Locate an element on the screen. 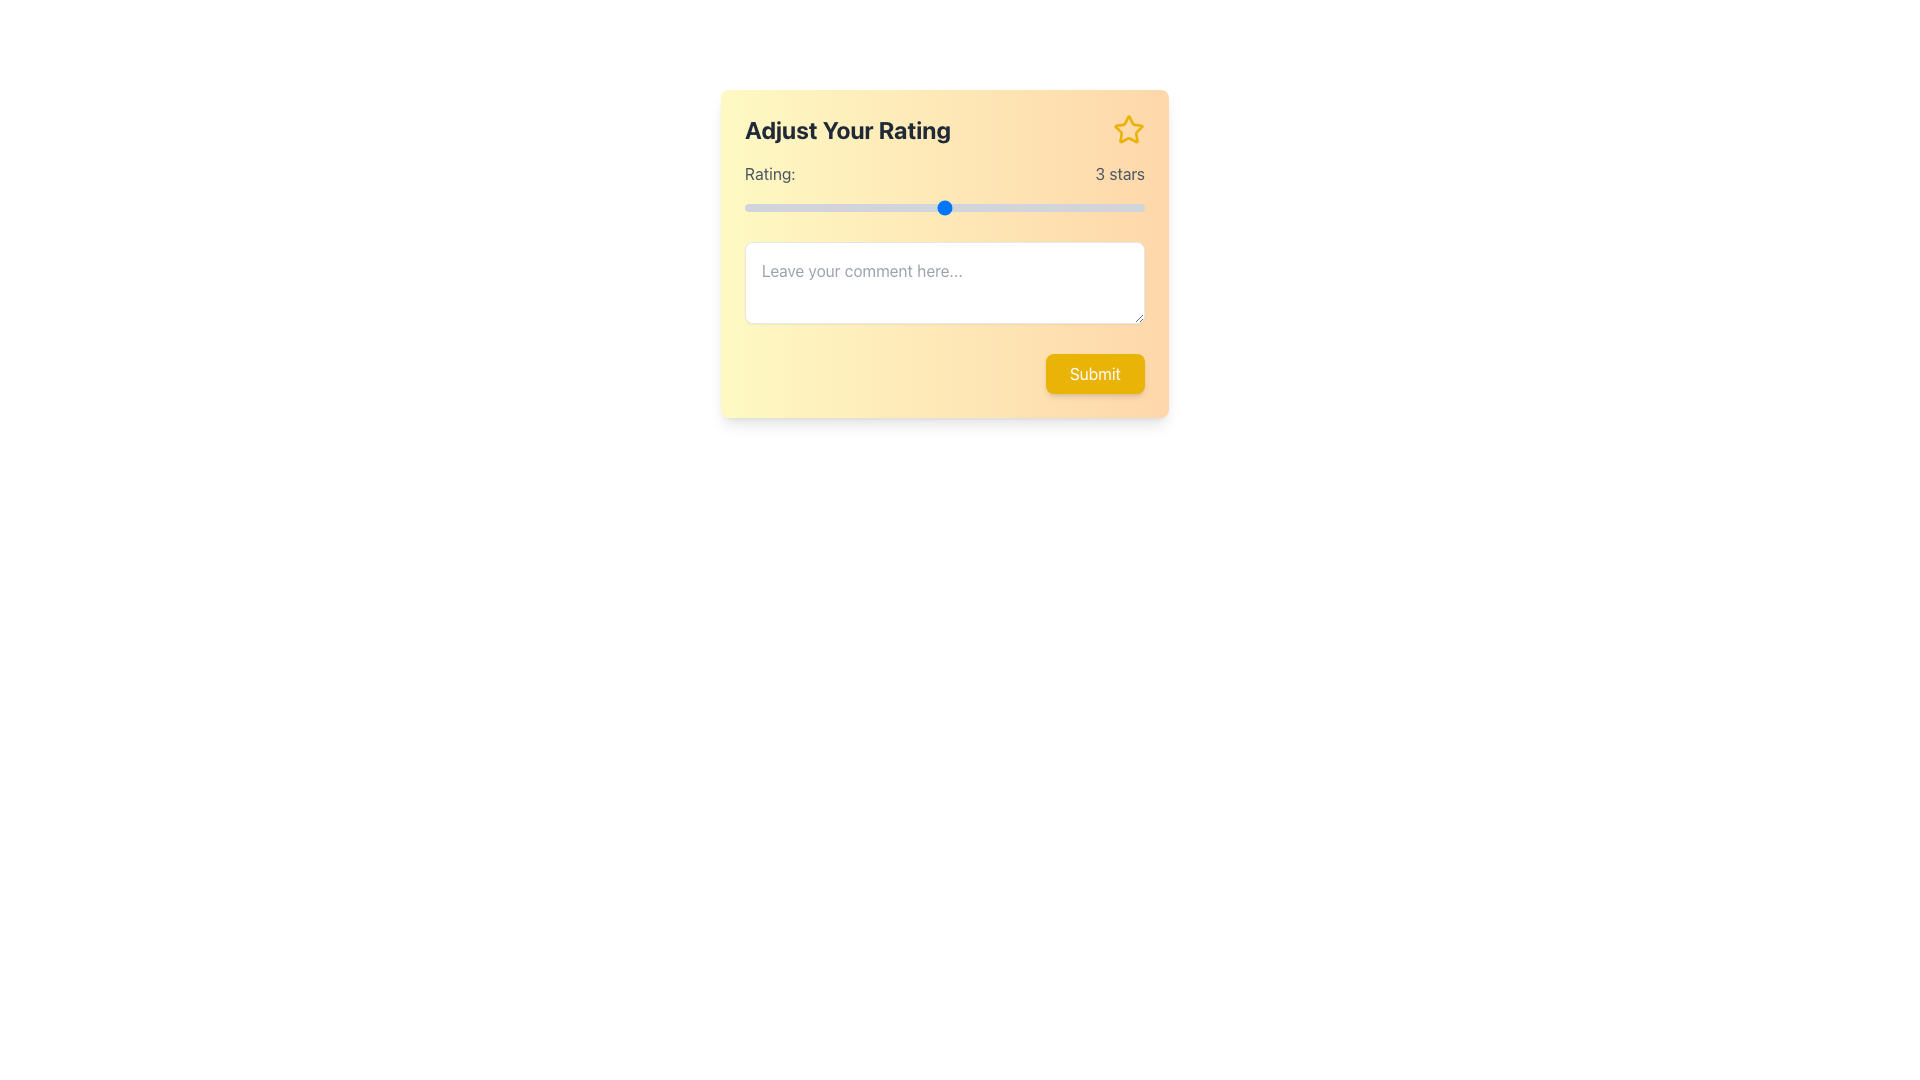 This screenshot has width=1920, height=1080. the slider is located at coordinates (743, 208).